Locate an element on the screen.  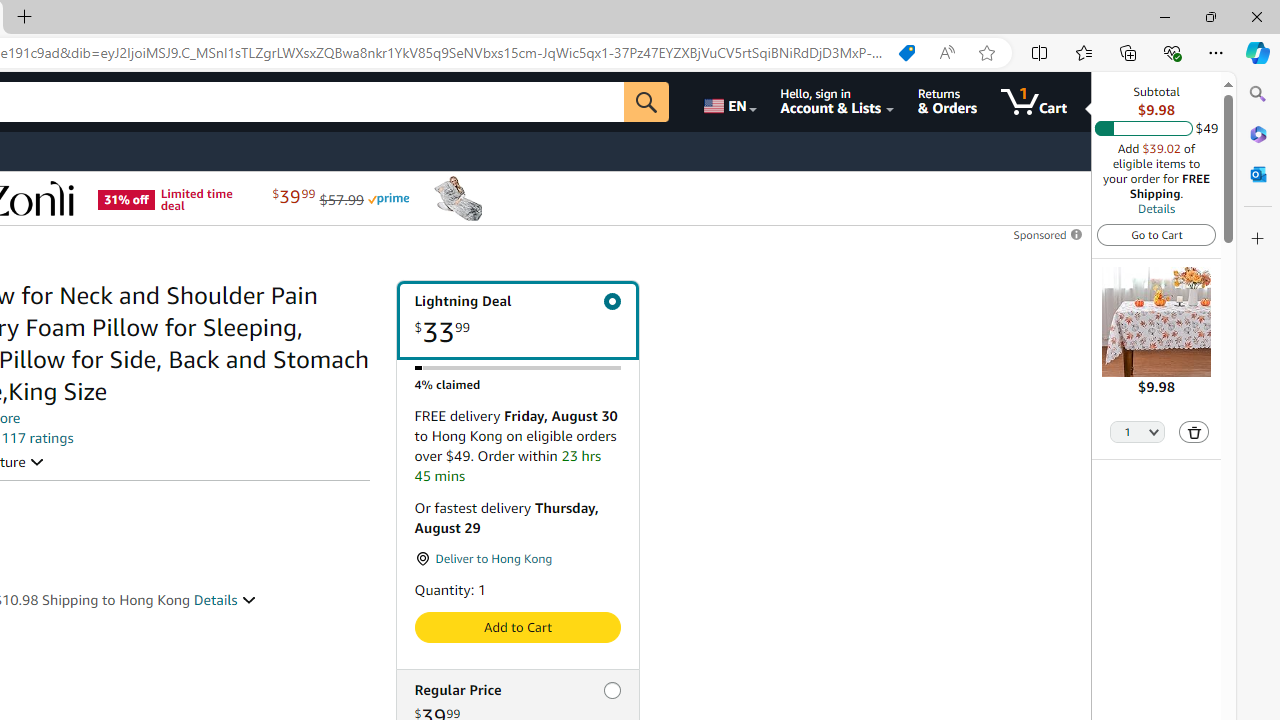
'Go to Cart' is located at coordinates (1156, 233).